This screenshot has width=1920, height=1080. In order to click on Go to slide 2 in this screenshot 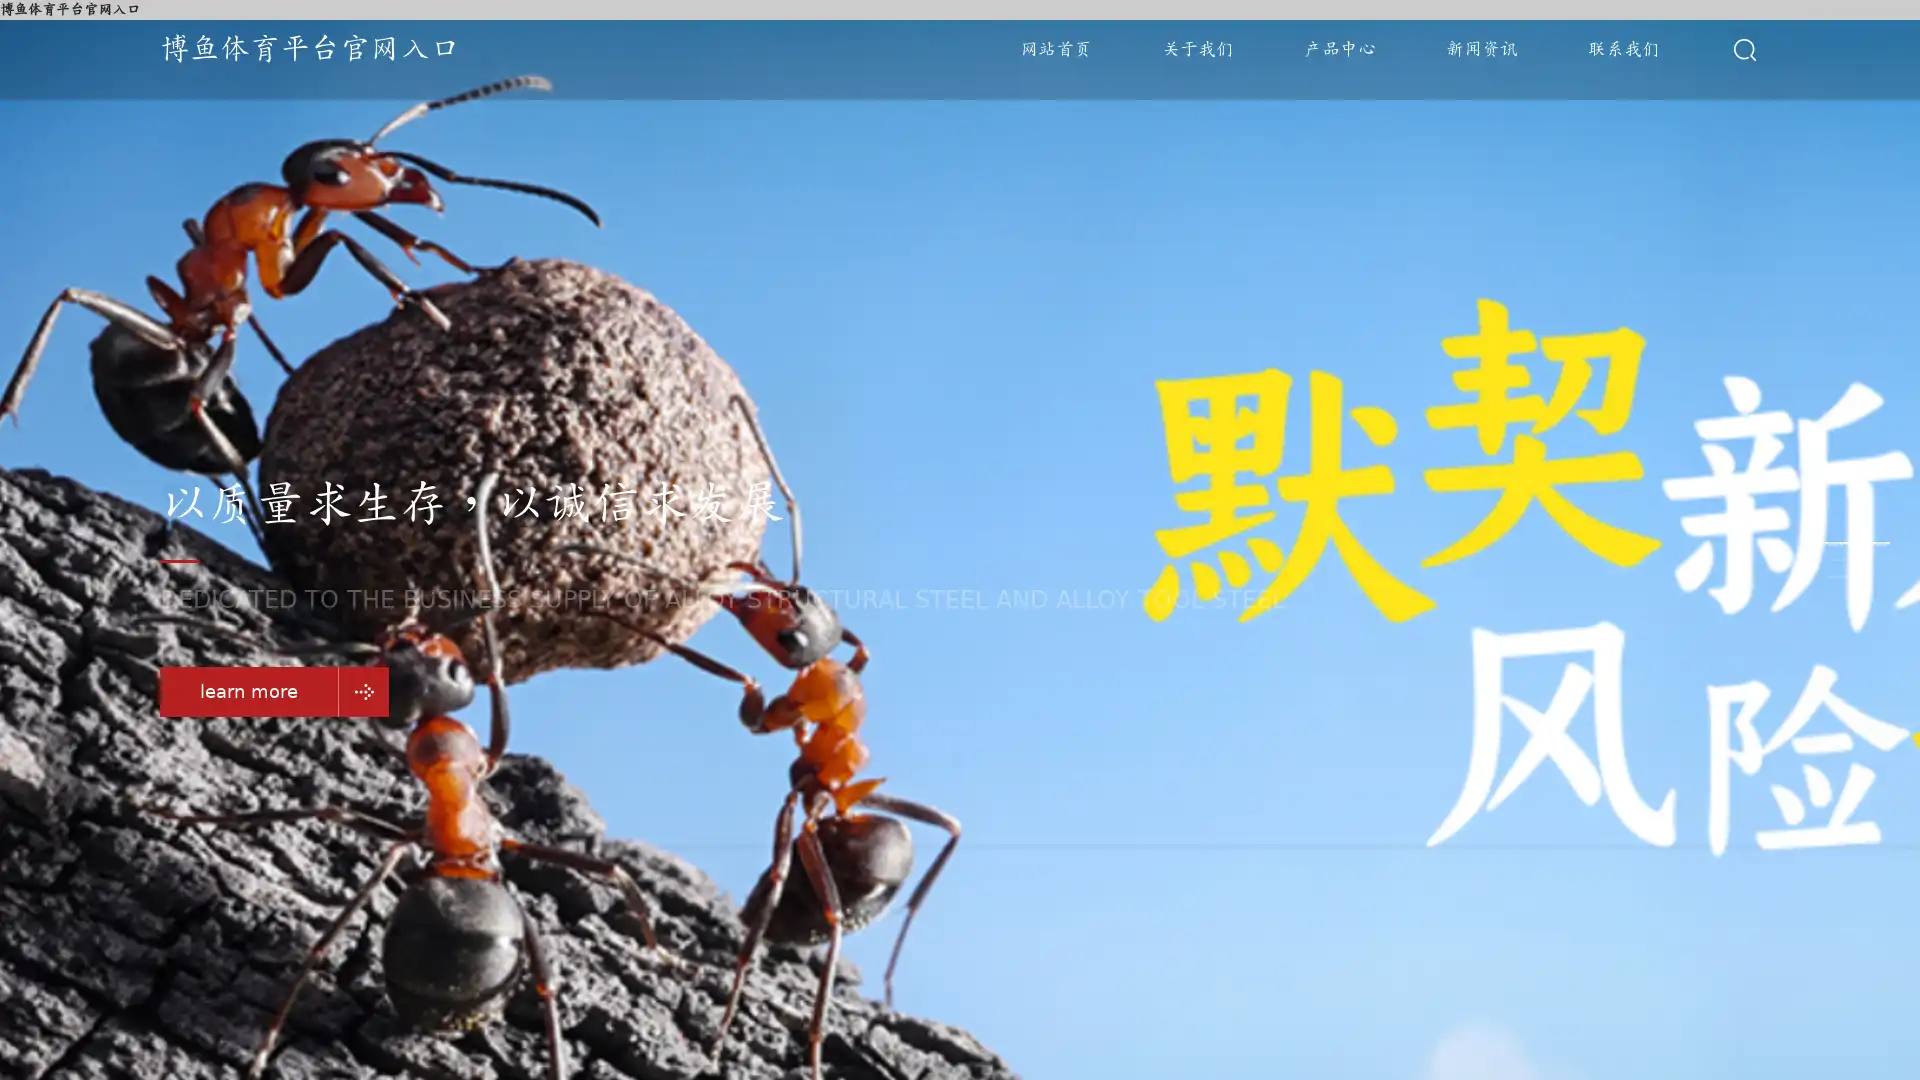, I will do `click(1848, 559)`.